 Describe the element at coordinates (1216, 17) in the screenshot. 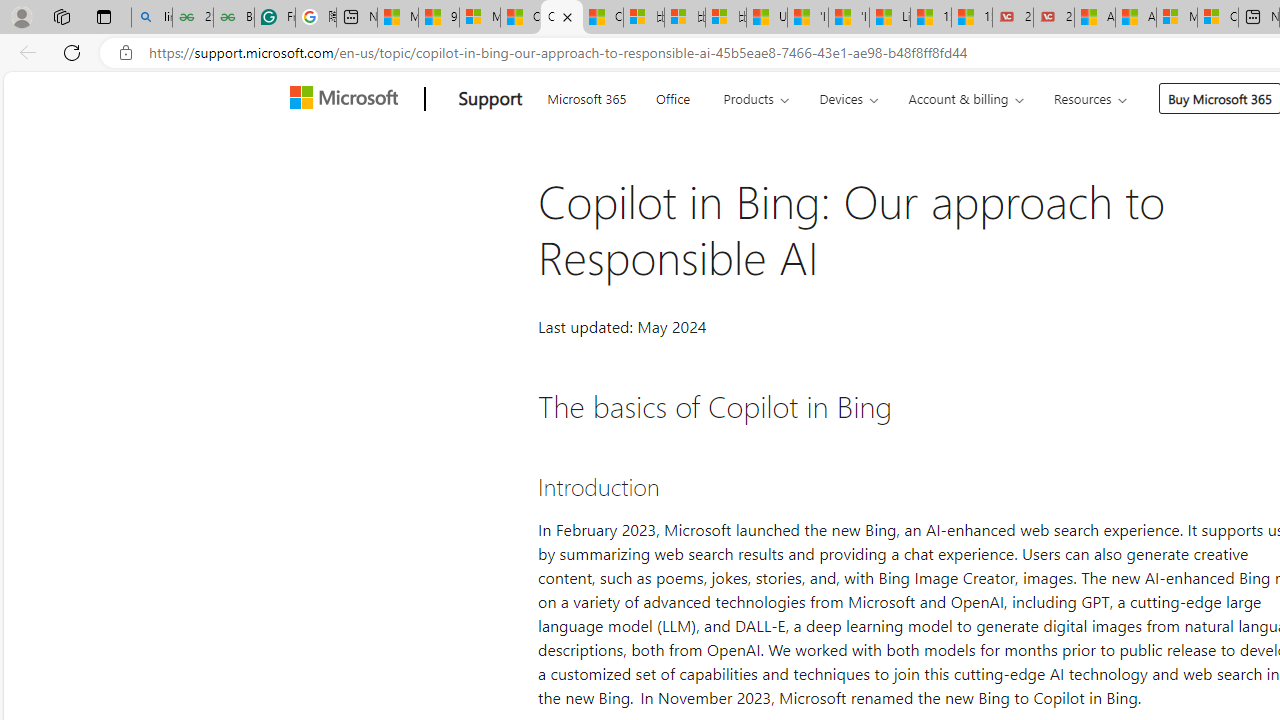

I see `'Cloud Computing Services | Microsoft Azure'` at that location.